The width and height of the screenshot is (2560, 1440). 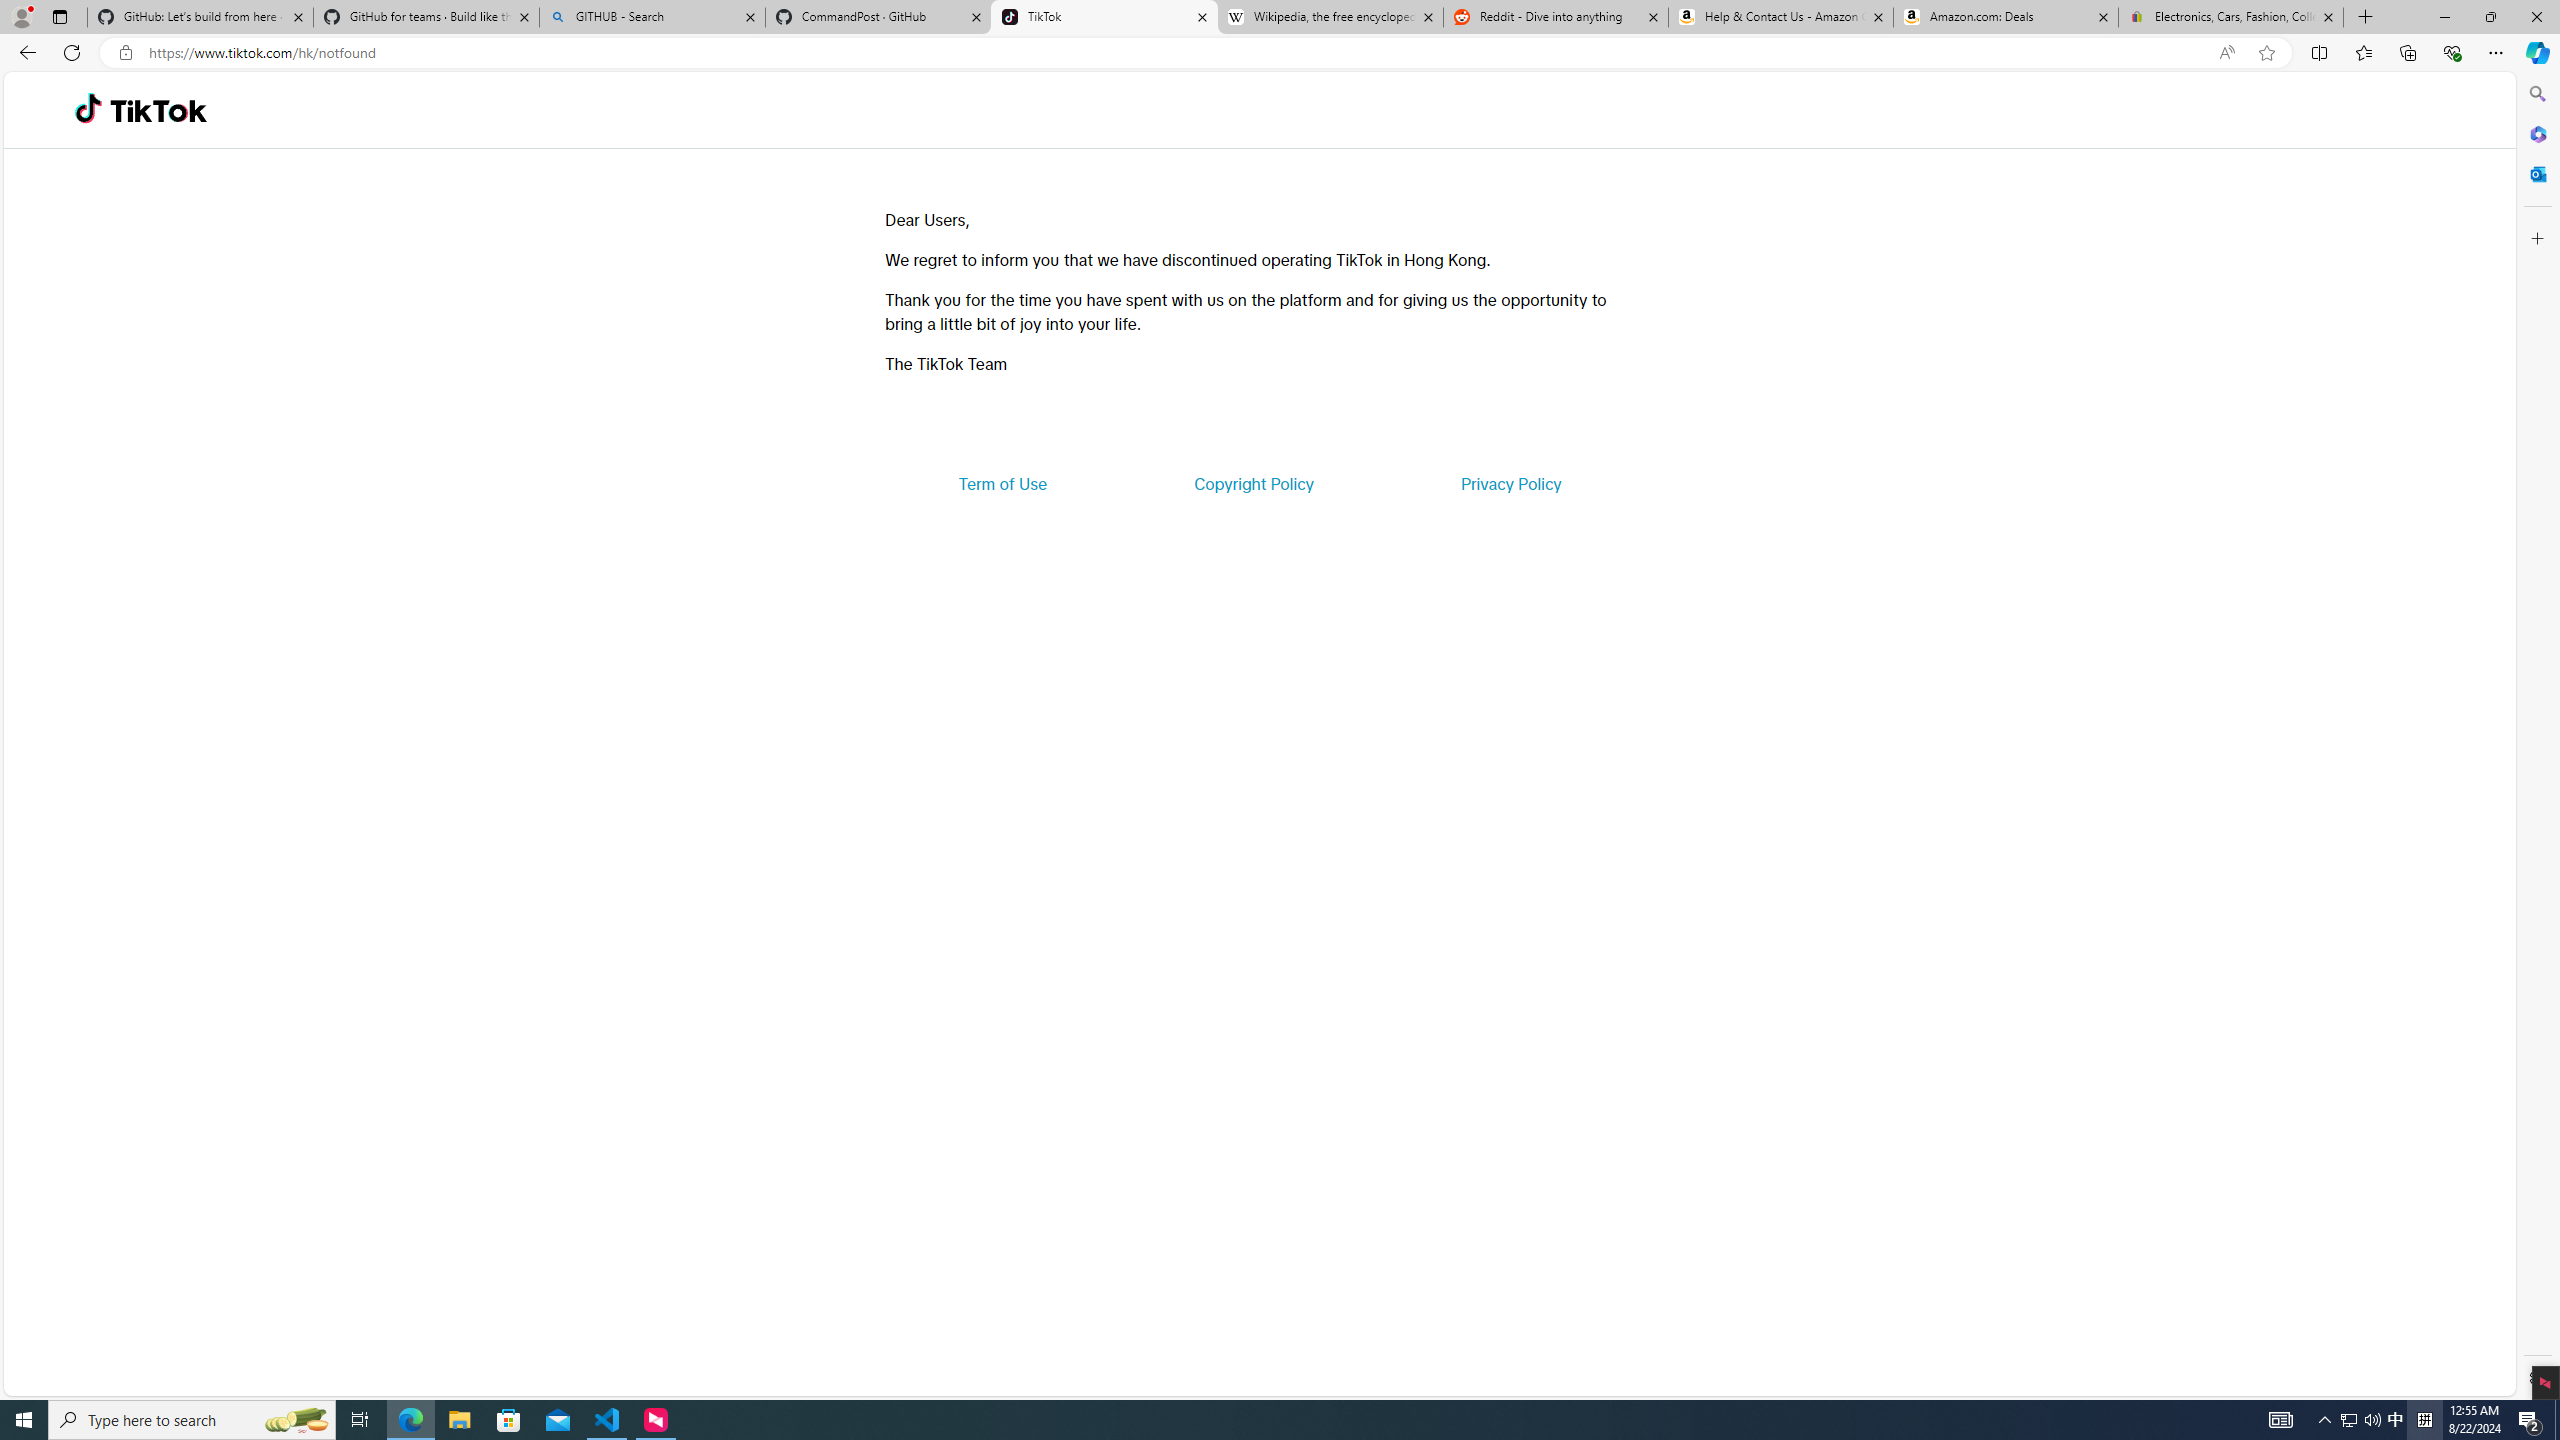 I want to click on 'Wikipedia, the free encyclopedia', so click(x=1328, y=16).